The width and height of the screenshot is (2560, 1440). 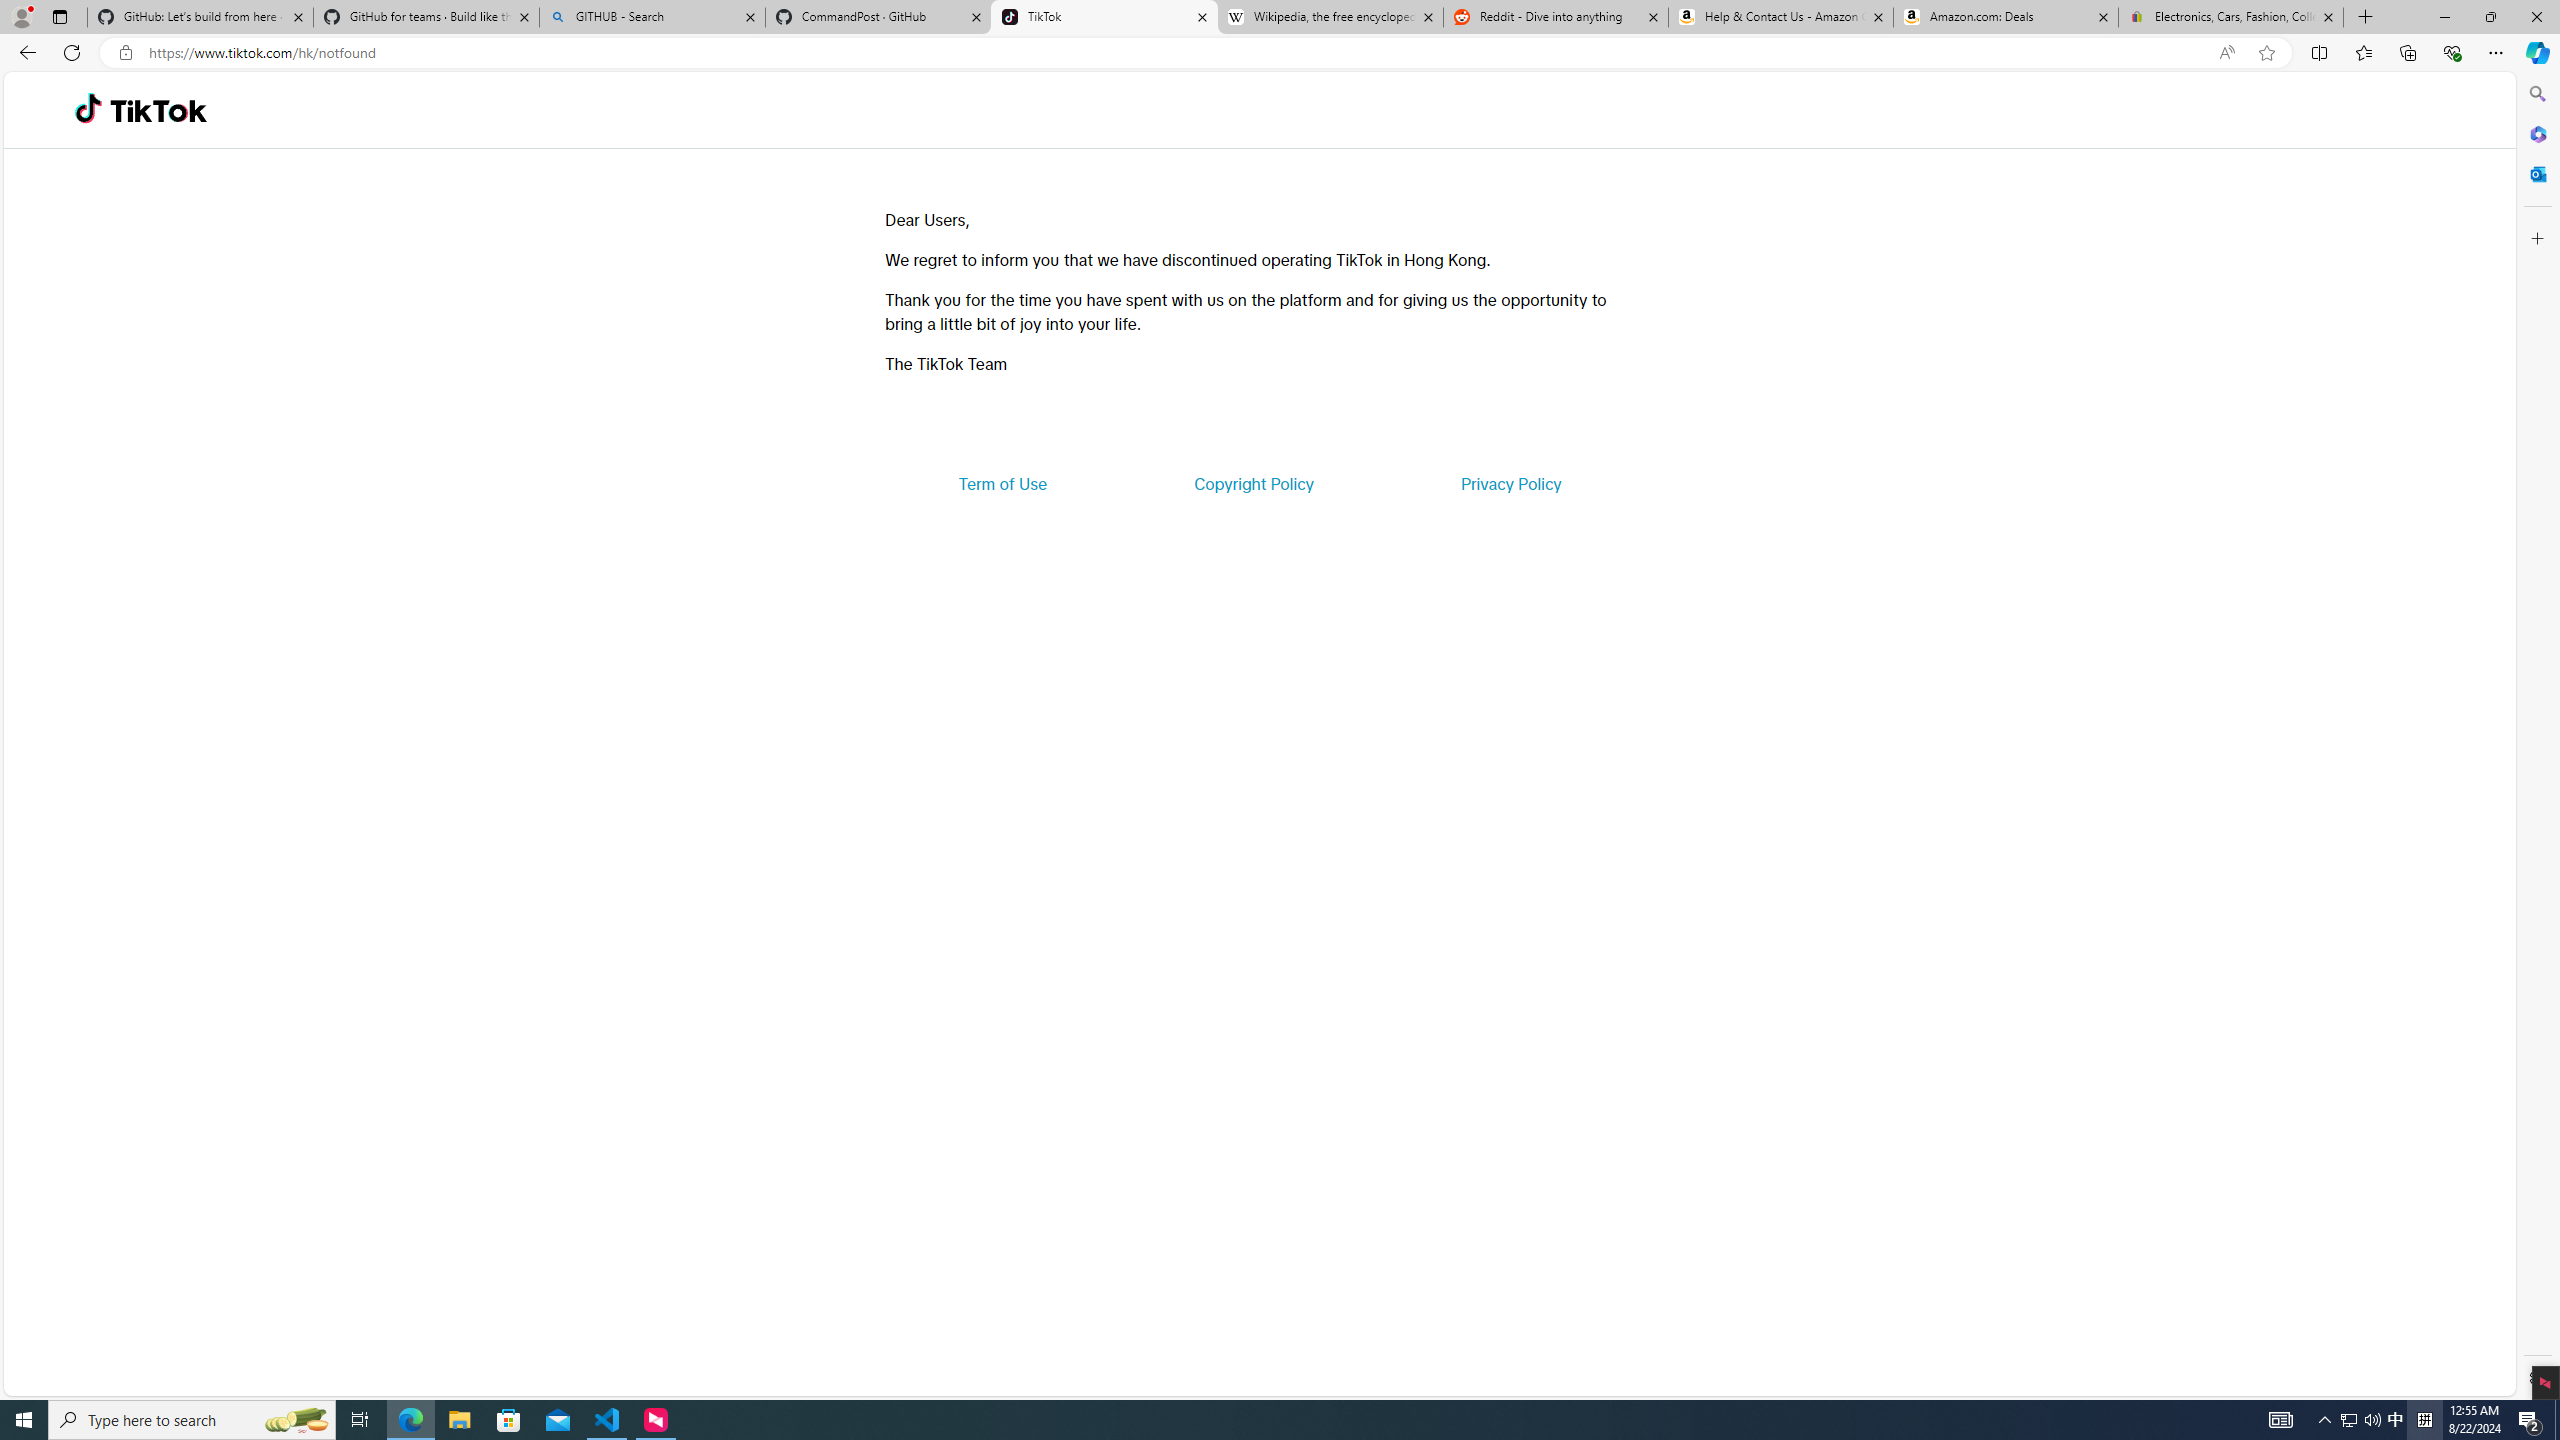 I want to click on 'Wikipedia, the free encyclopedia', so click(x=1328, y=16).